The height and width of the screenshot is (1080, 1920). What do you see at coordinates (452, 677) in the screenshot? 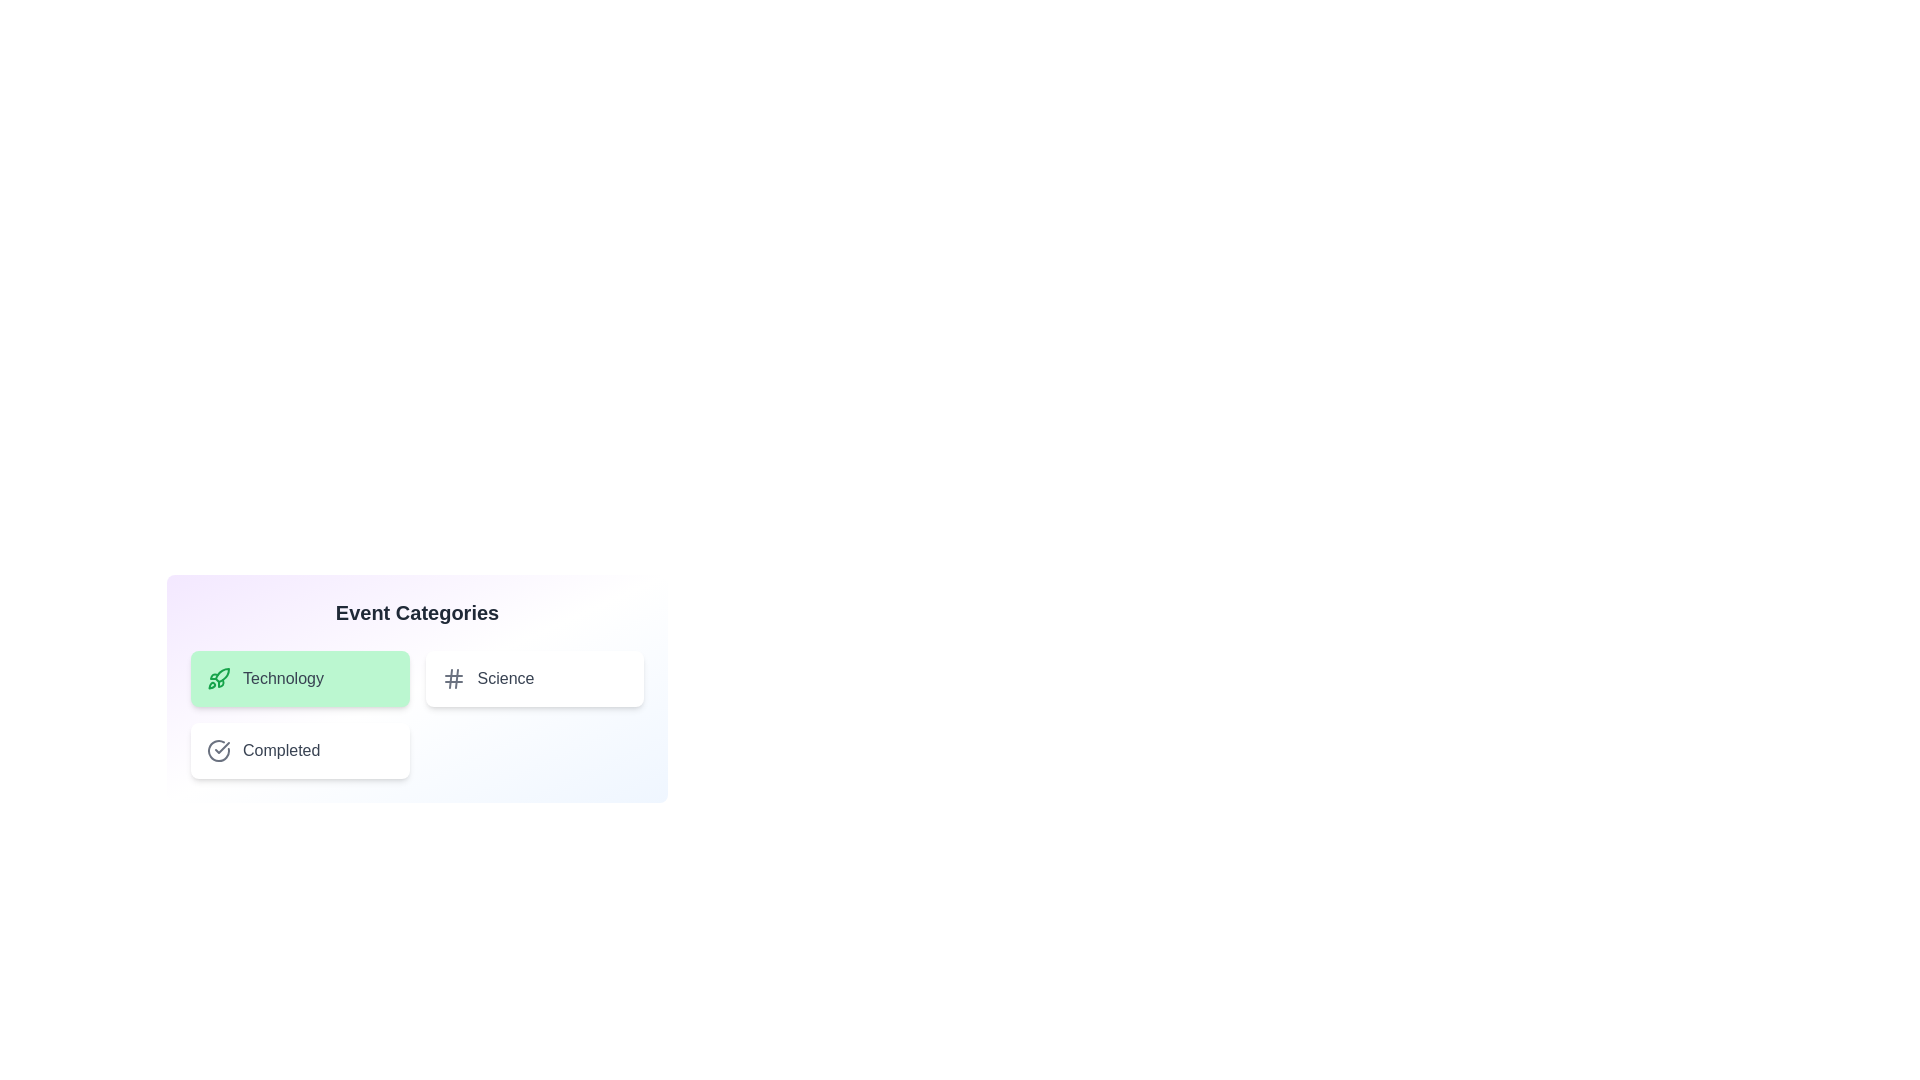
I see `the category 'Science' by clicking its icon` at bounding box center [452, 677].